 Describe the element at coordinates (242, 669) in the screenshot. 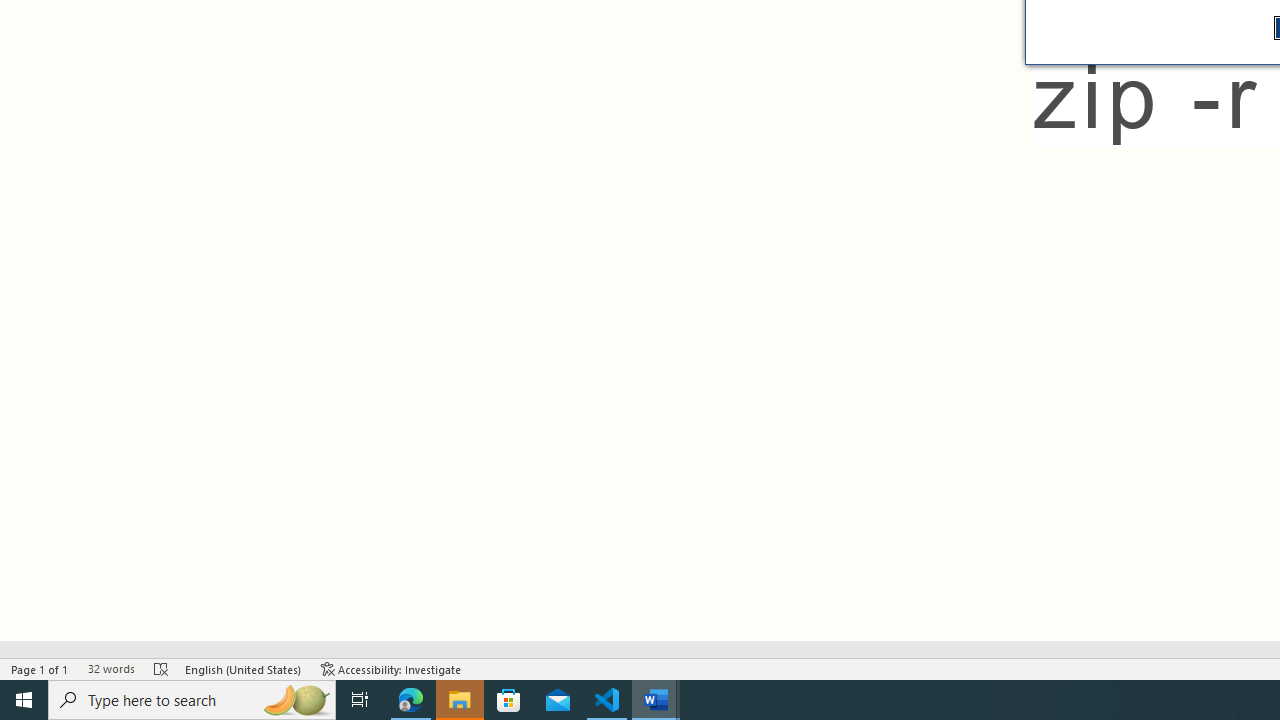

I see `'Language English (United States)'` at that location.